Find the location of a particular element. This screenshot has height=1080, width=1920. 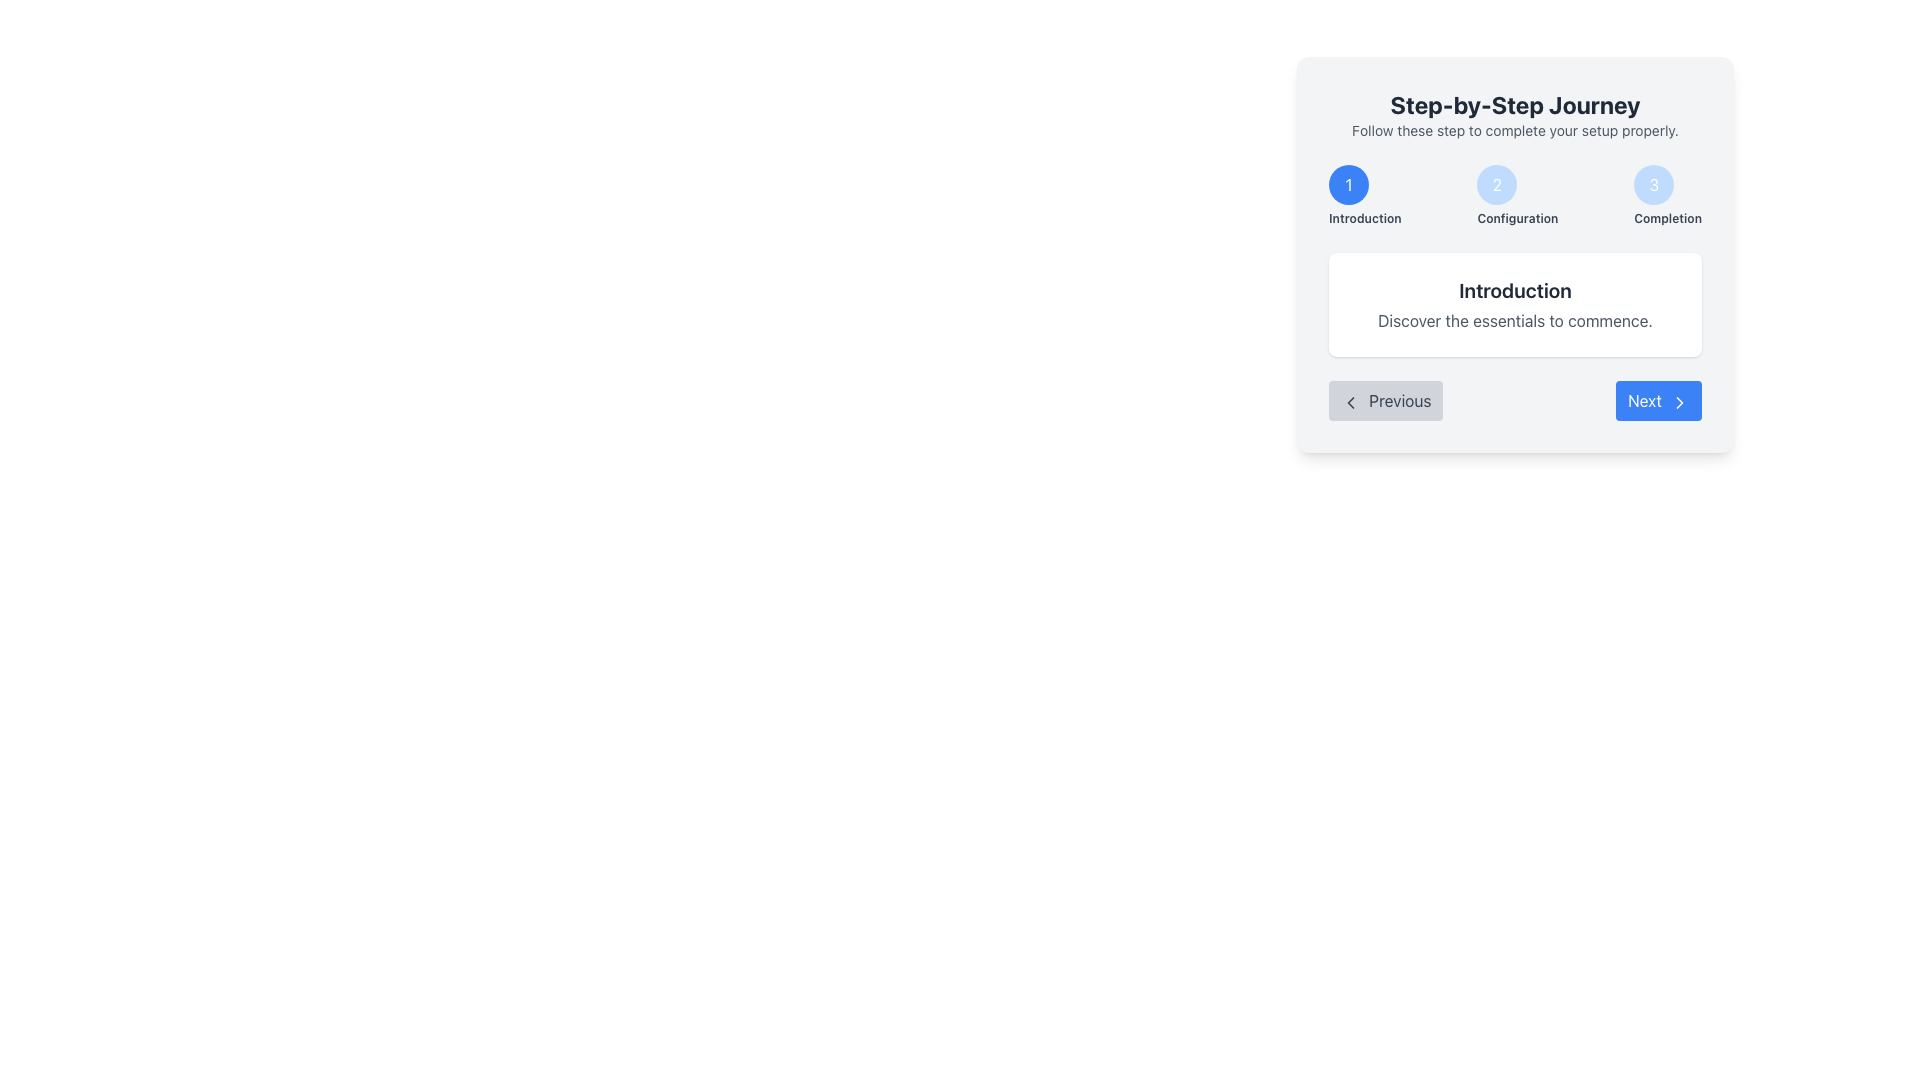

the step indicator badge containing the number '2' is located at coordinates (1517, 196).